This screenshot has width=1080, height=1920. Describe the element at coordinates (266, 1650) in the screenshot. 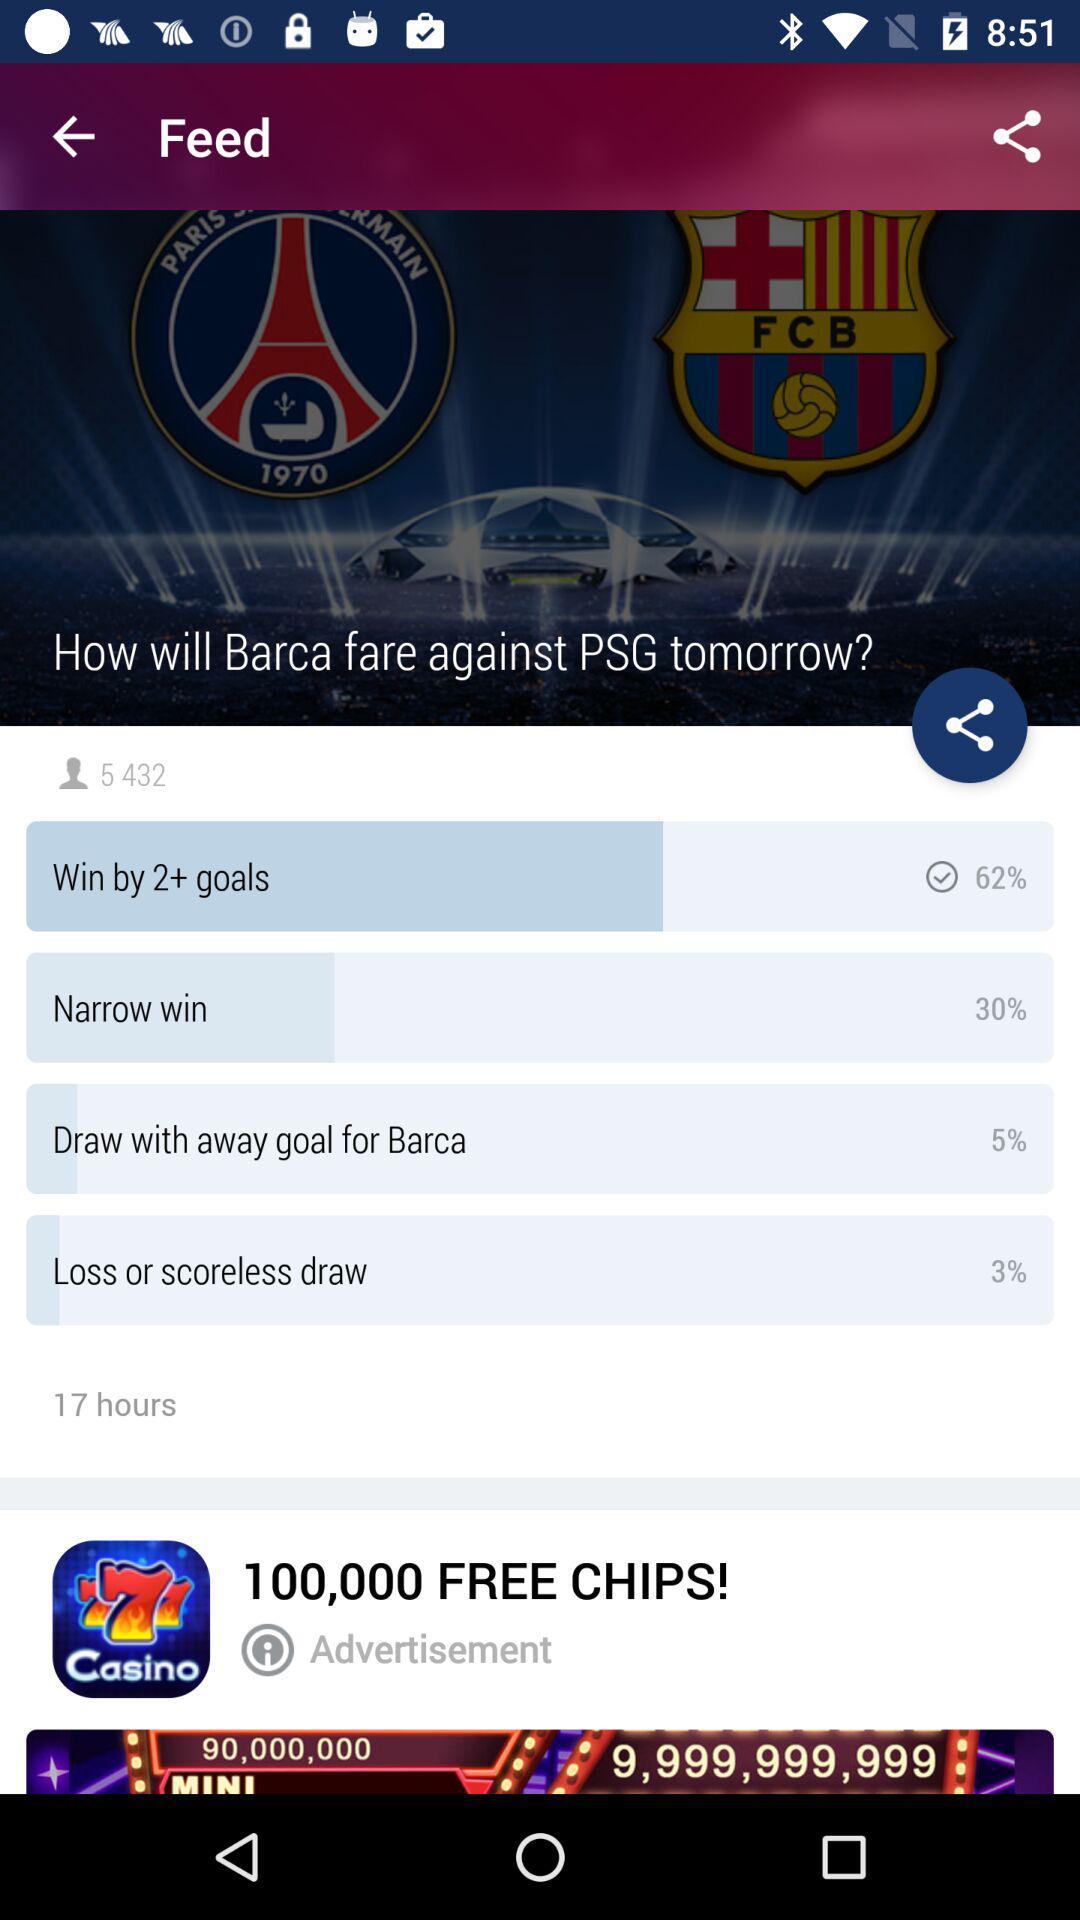

I see `information about advertisement` at that location.